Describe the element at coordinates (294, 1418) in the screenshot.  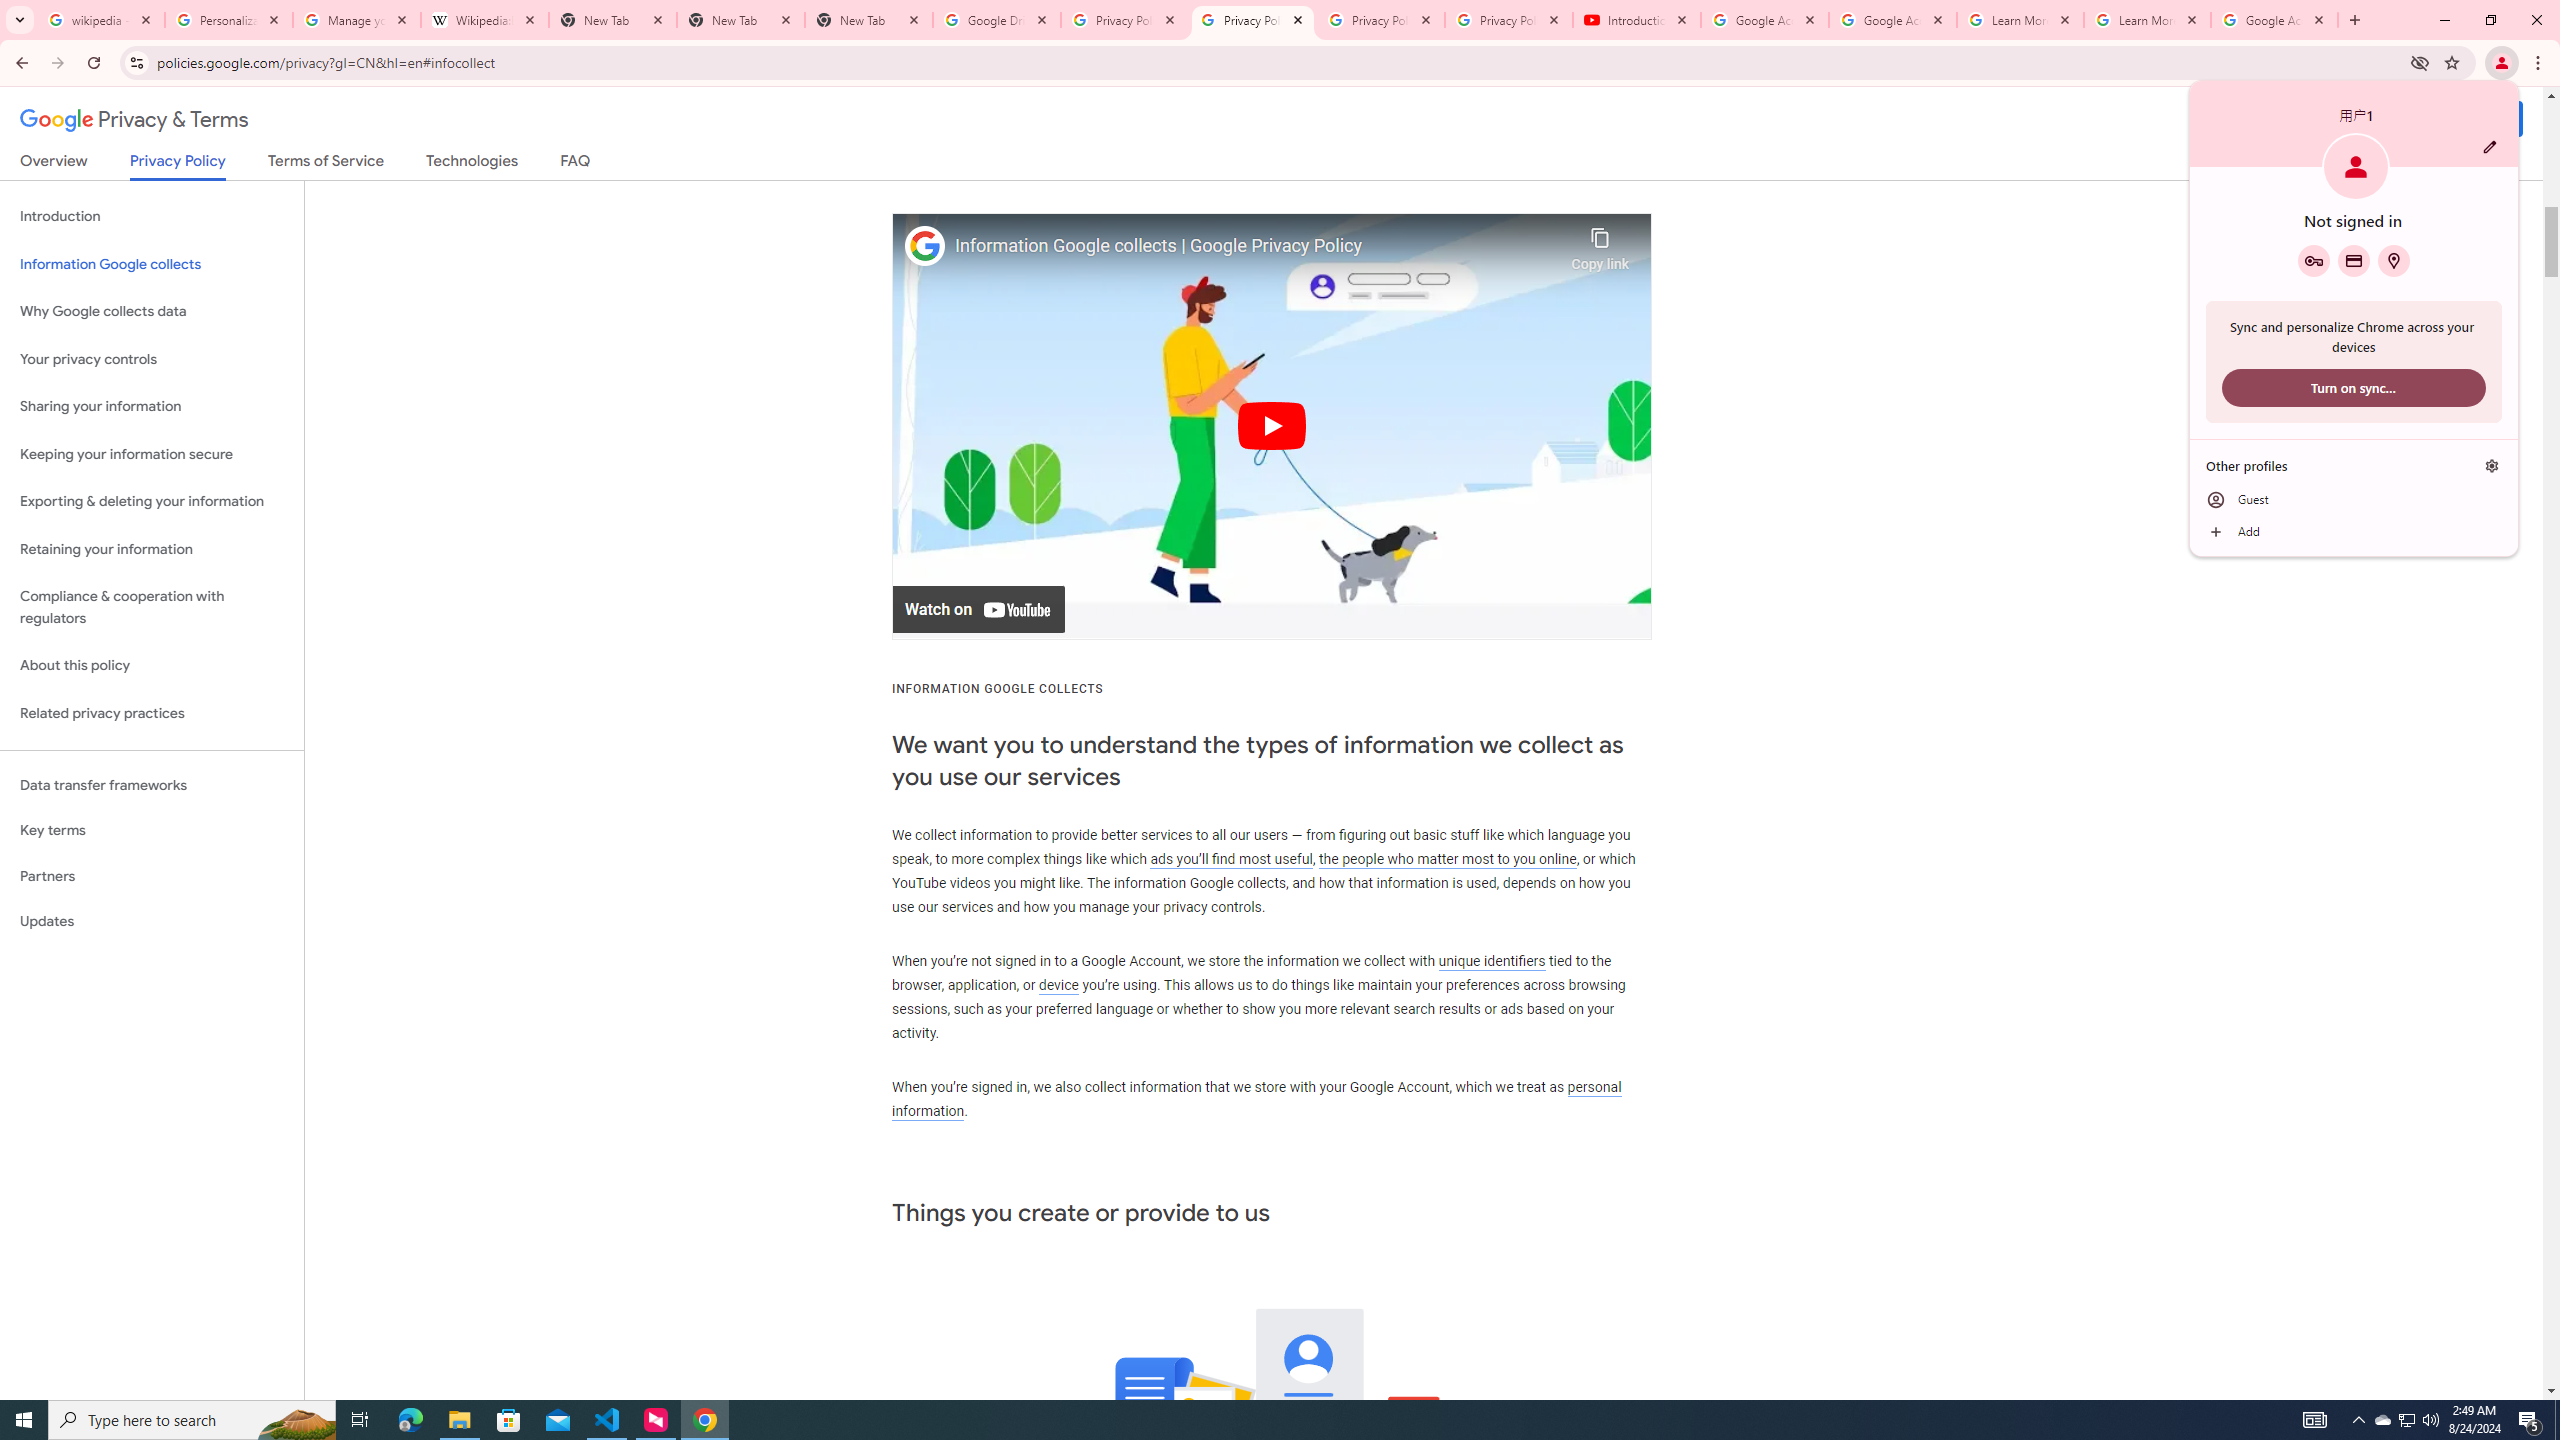
I see `'Search highlights icon opens search home window'` at that location.